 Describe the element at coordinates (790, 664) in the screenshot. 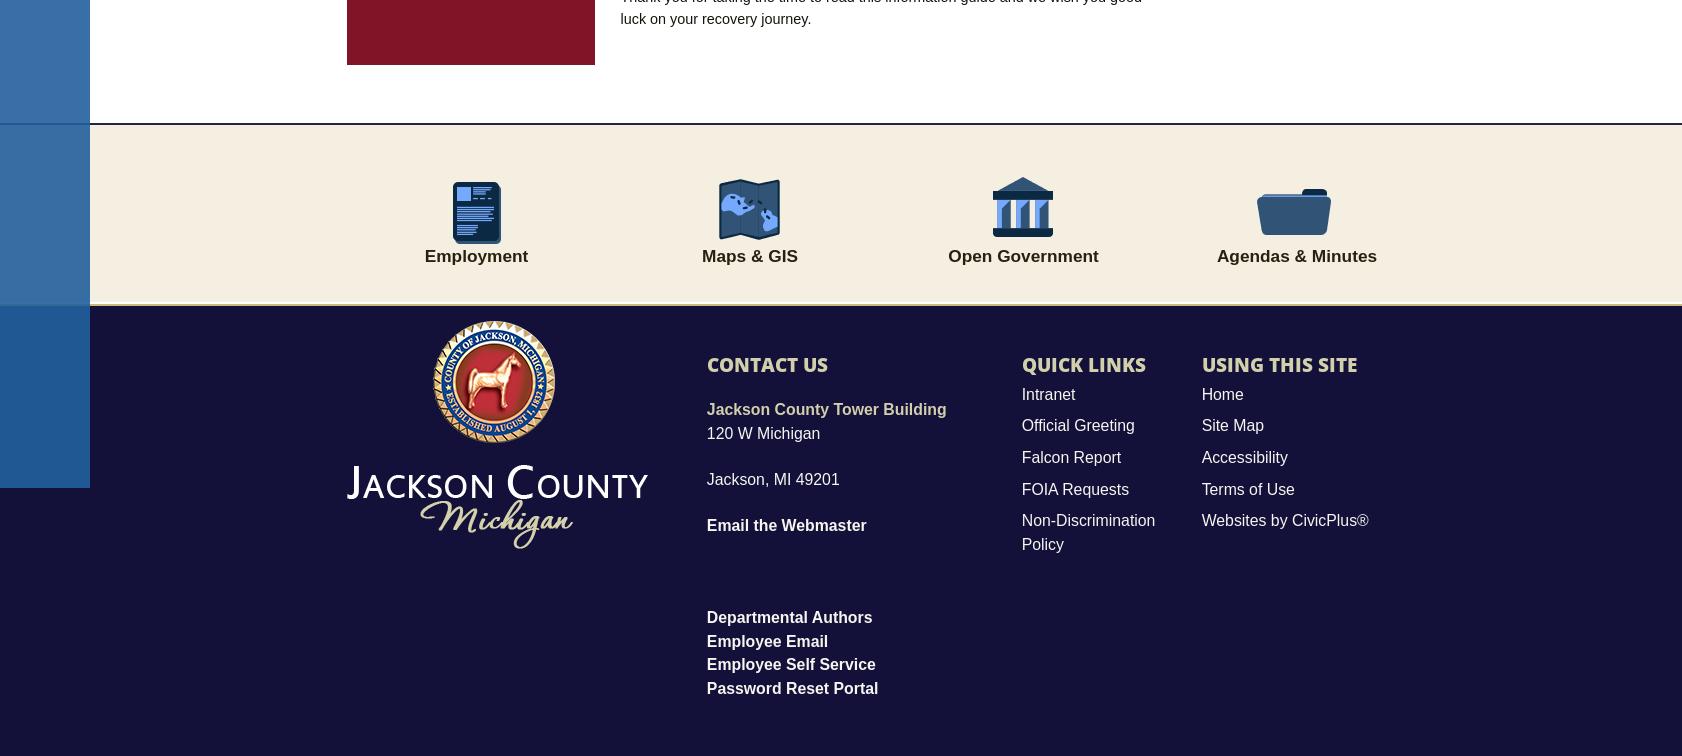

I see `'Employee Self Service'` at that location.